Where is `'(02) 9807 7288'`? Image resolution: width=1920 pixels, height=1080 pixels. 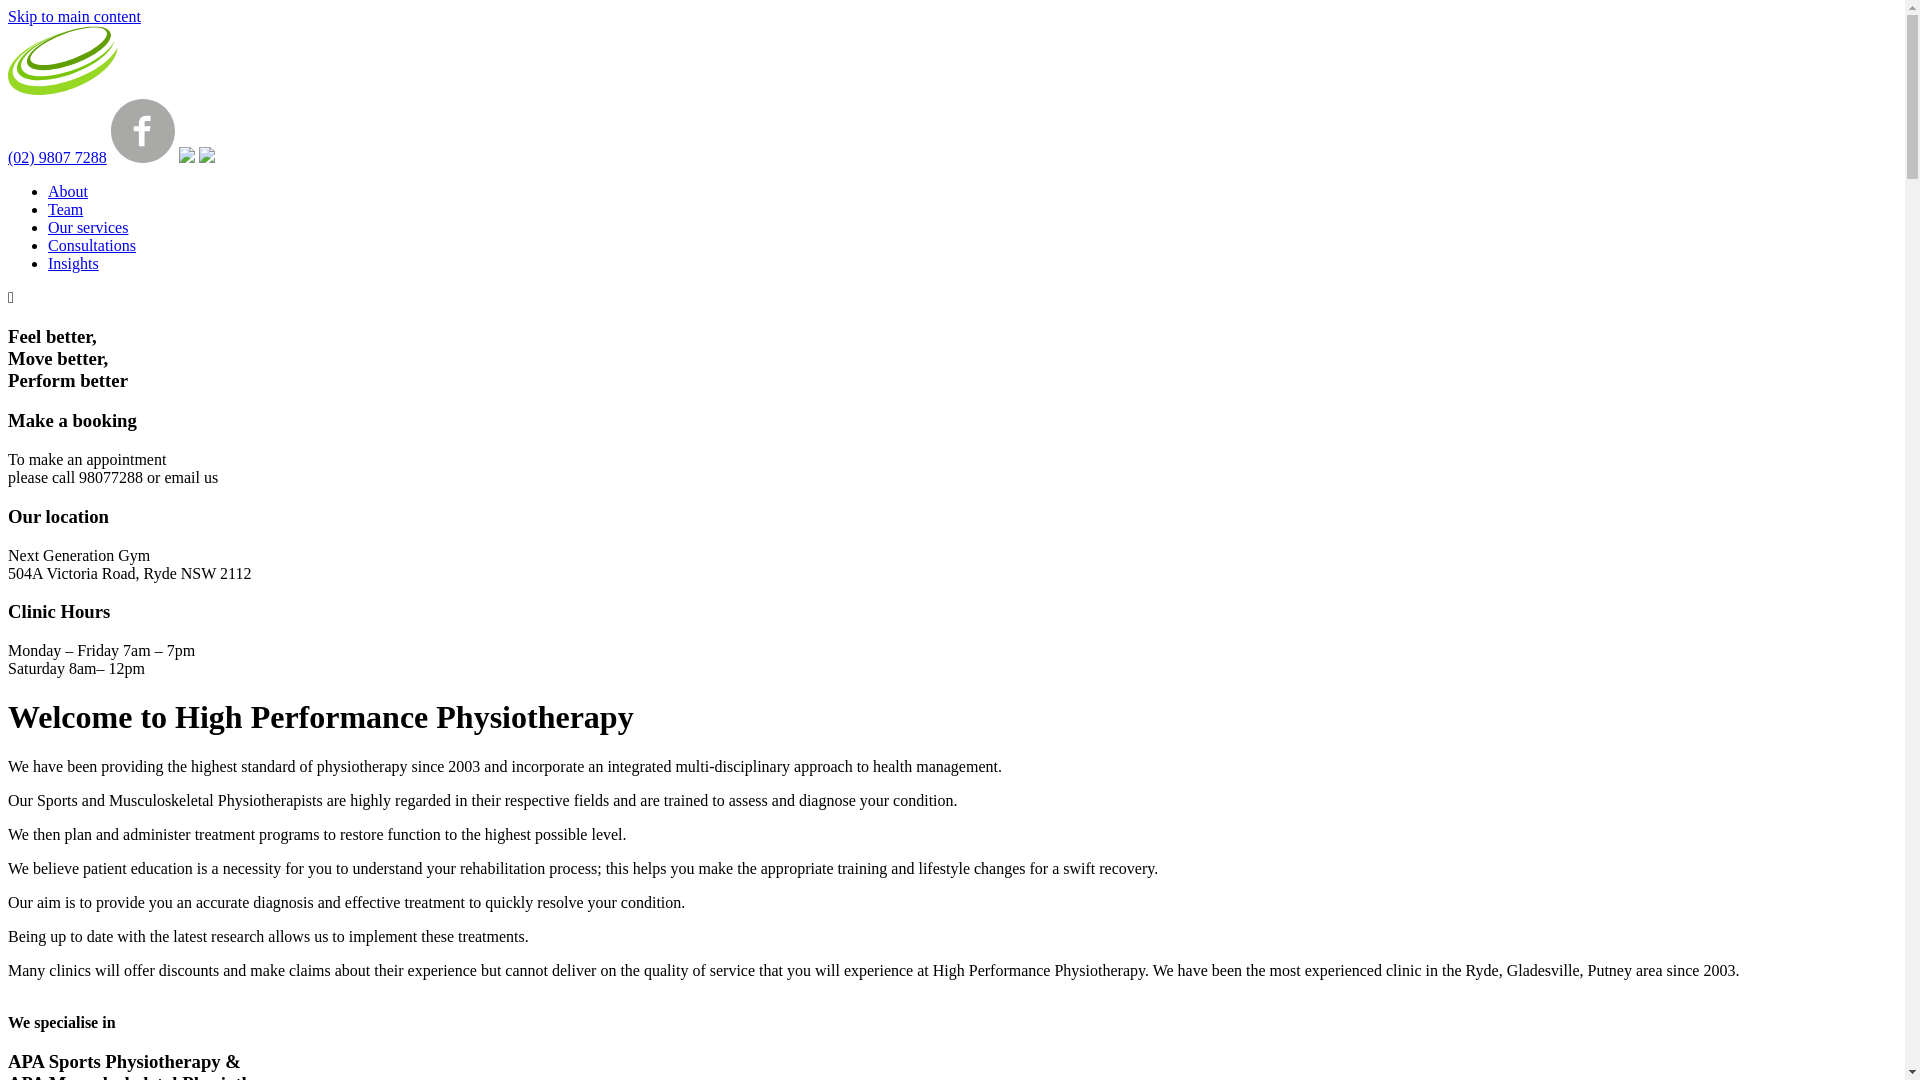
'(02) 9807 7288' is located at coordinates (8, 156).